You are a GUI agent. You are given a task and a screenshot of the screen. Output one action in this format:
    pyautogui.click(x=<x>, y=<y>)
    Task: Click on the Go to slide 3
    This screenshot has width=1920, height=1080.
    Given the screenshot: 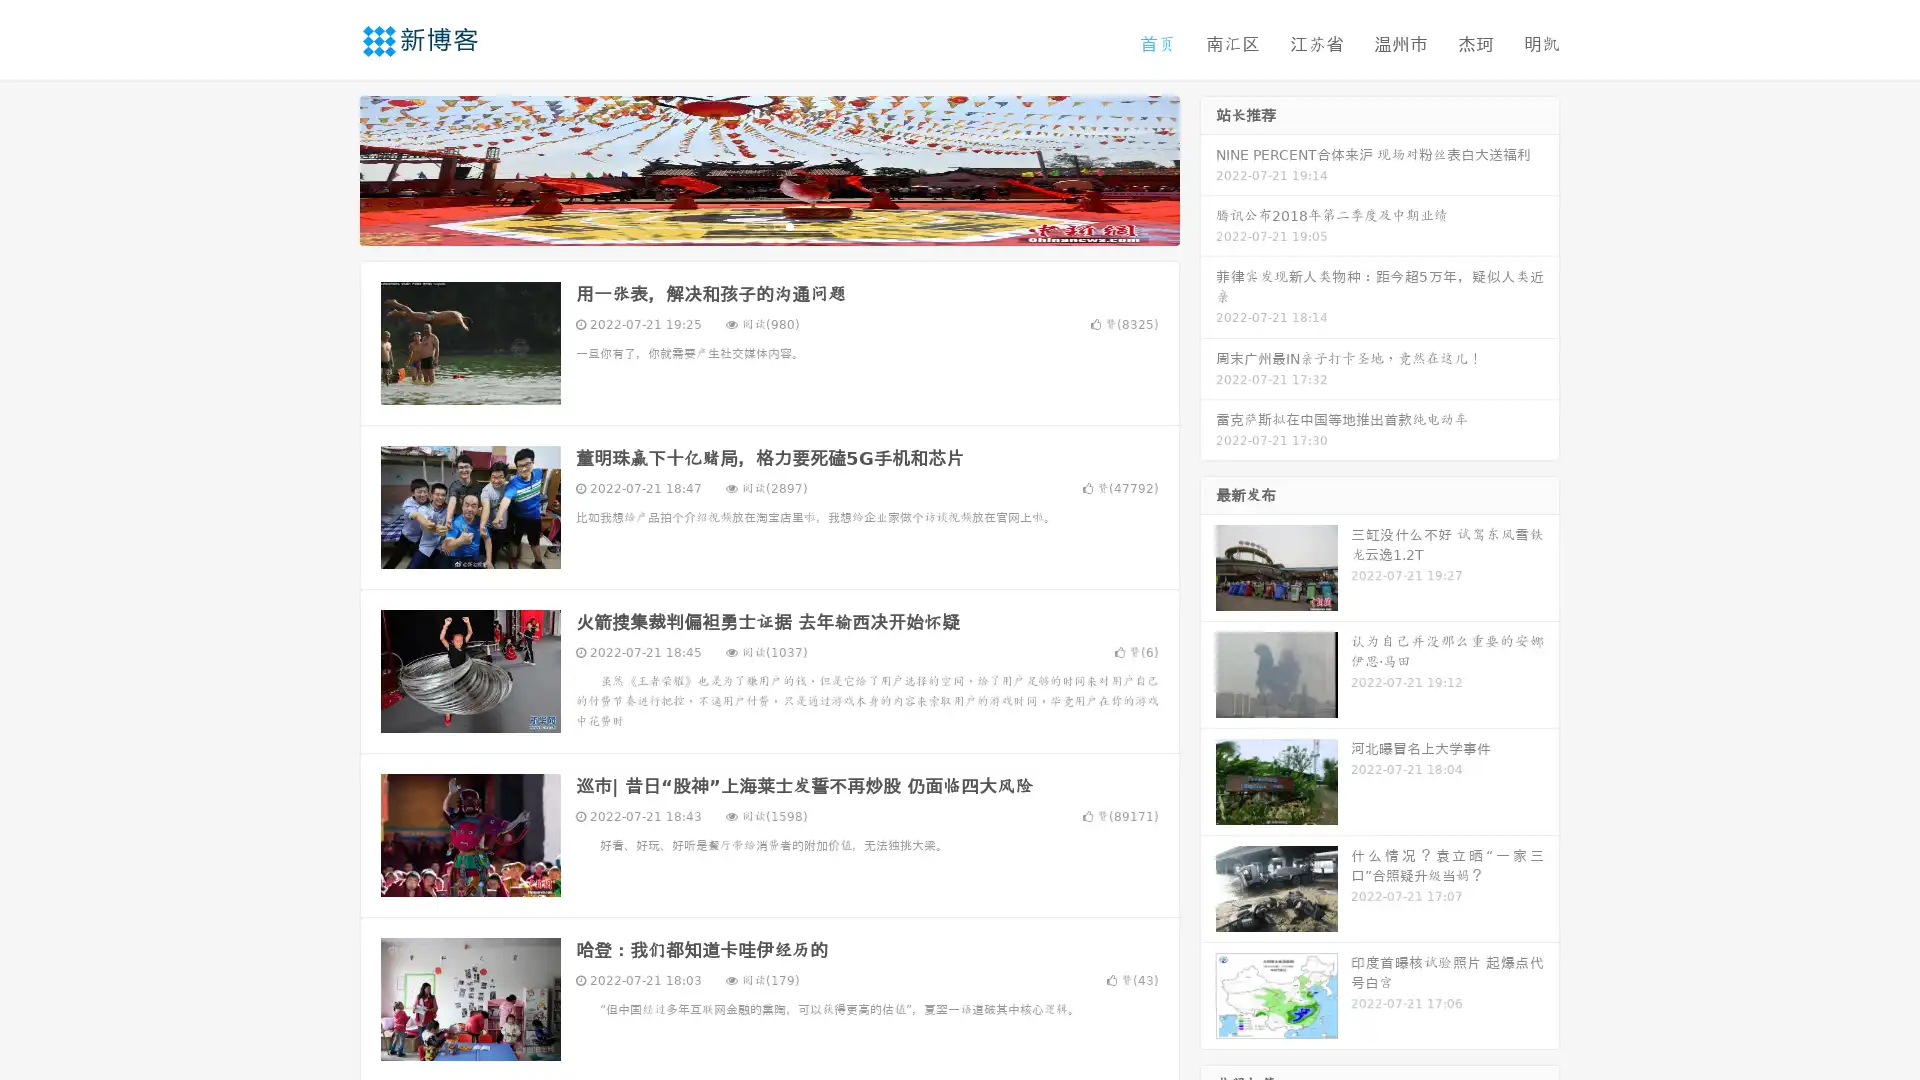 What is the action you would take?
    pyautogui.click(x=789, y=225)
    